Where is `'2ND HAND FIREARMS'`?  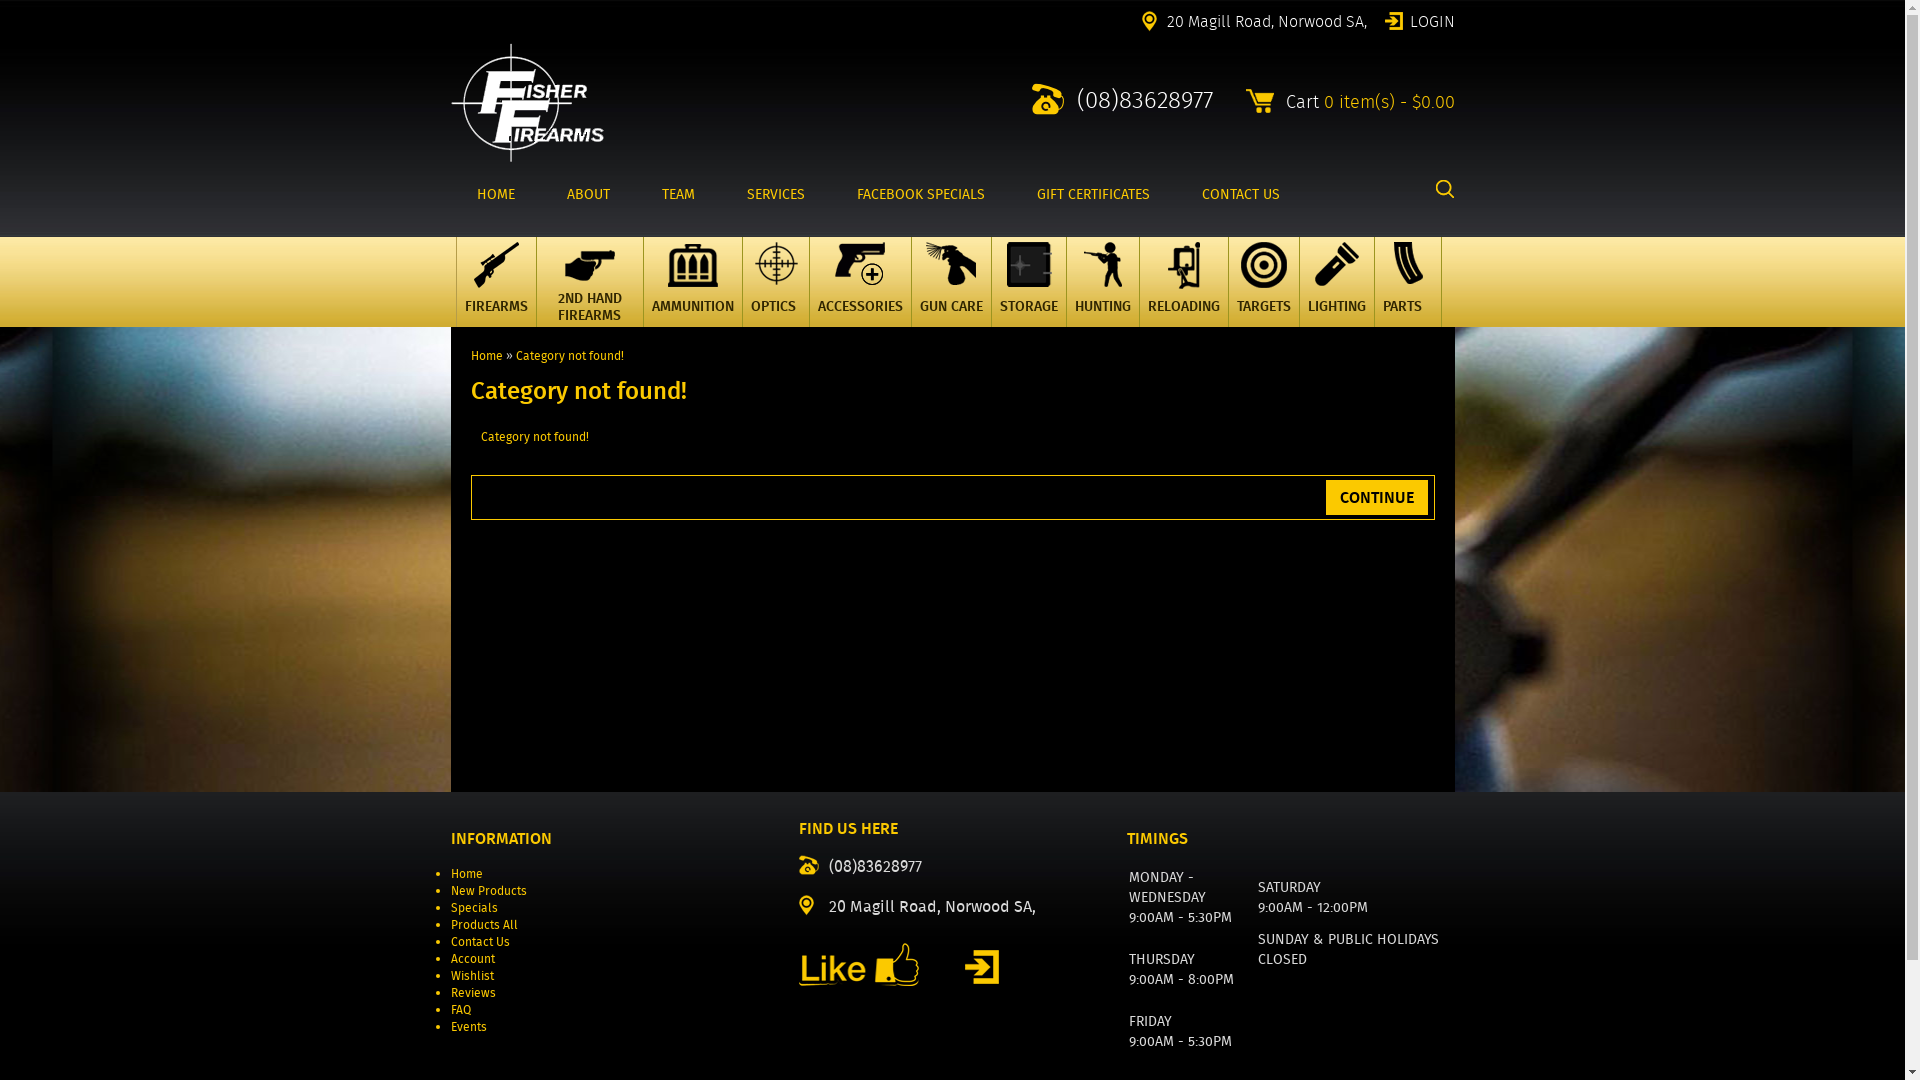
'2ND HAND FIREARMS' is located at coordinates (589, 281).